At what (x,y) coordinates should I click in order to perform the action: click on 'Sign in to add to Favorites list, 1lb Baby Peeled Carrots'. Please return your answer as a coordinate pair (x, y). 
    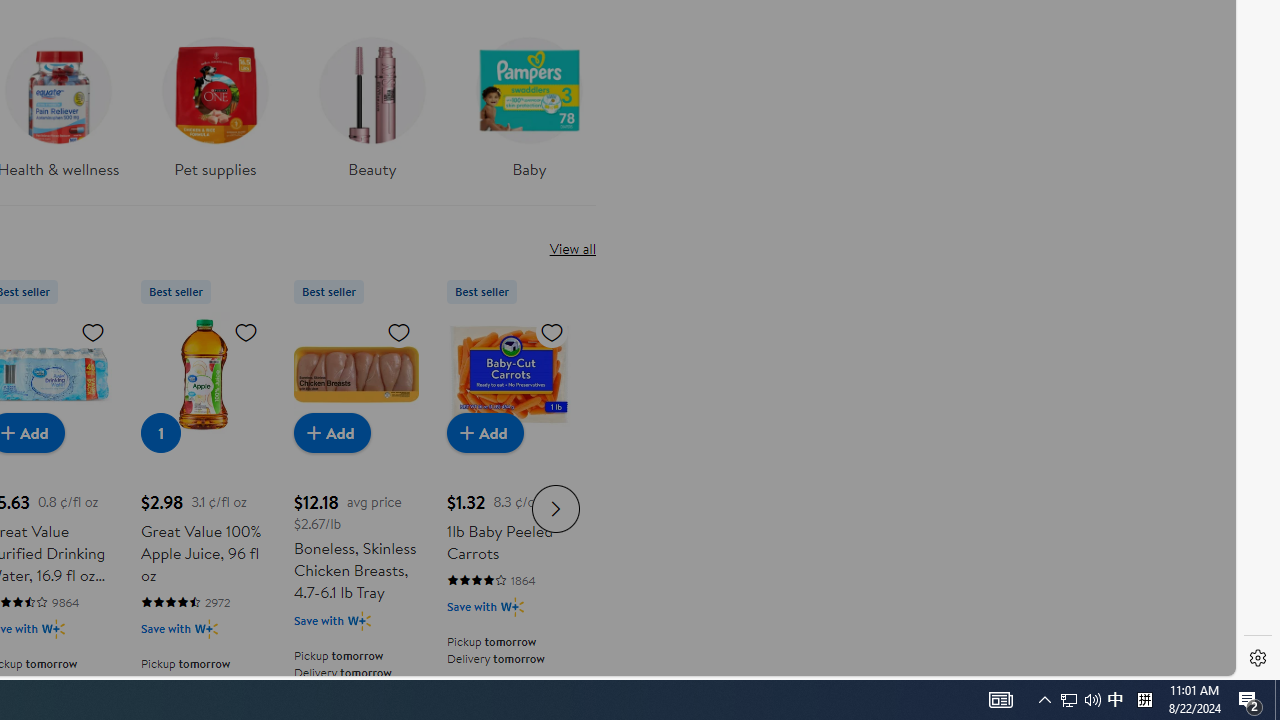
    Looking at the image, I should click on (552, 330).